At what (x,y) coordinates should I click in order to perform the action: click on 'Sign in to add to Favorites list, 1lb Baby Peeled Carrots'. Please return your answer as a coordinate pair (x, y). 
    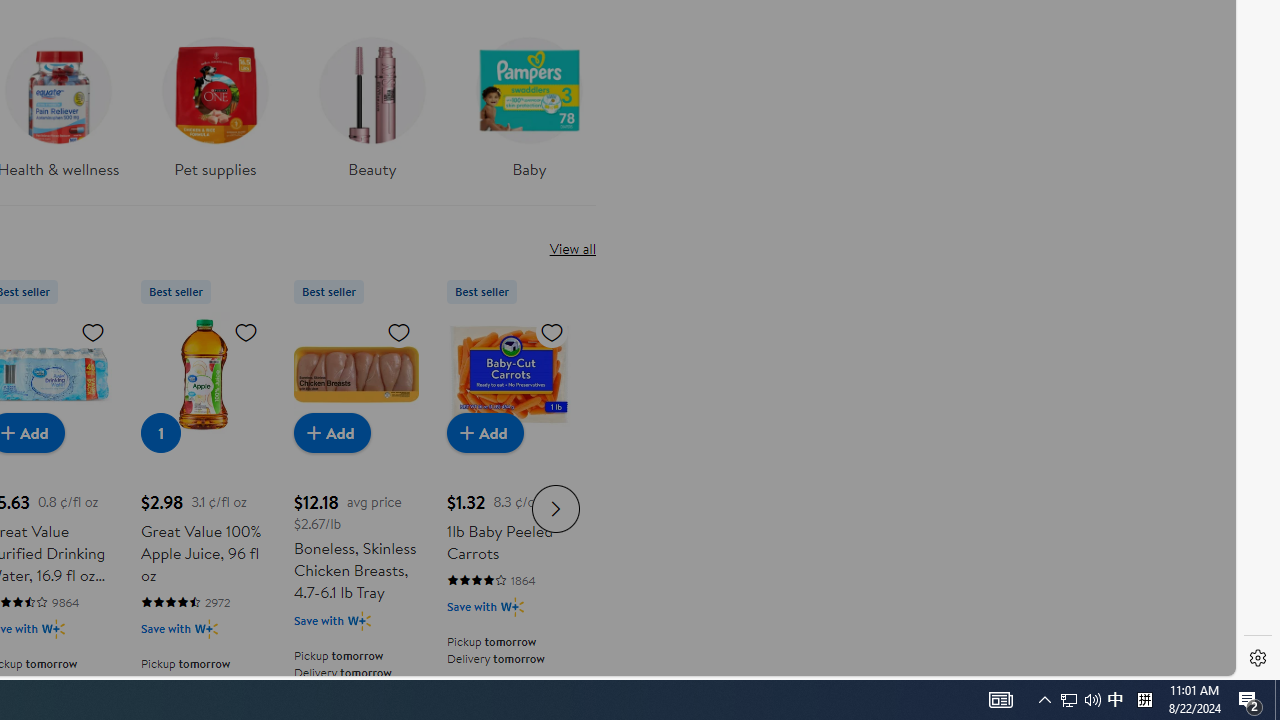
    Looking at the image, I should click on (552, 330).